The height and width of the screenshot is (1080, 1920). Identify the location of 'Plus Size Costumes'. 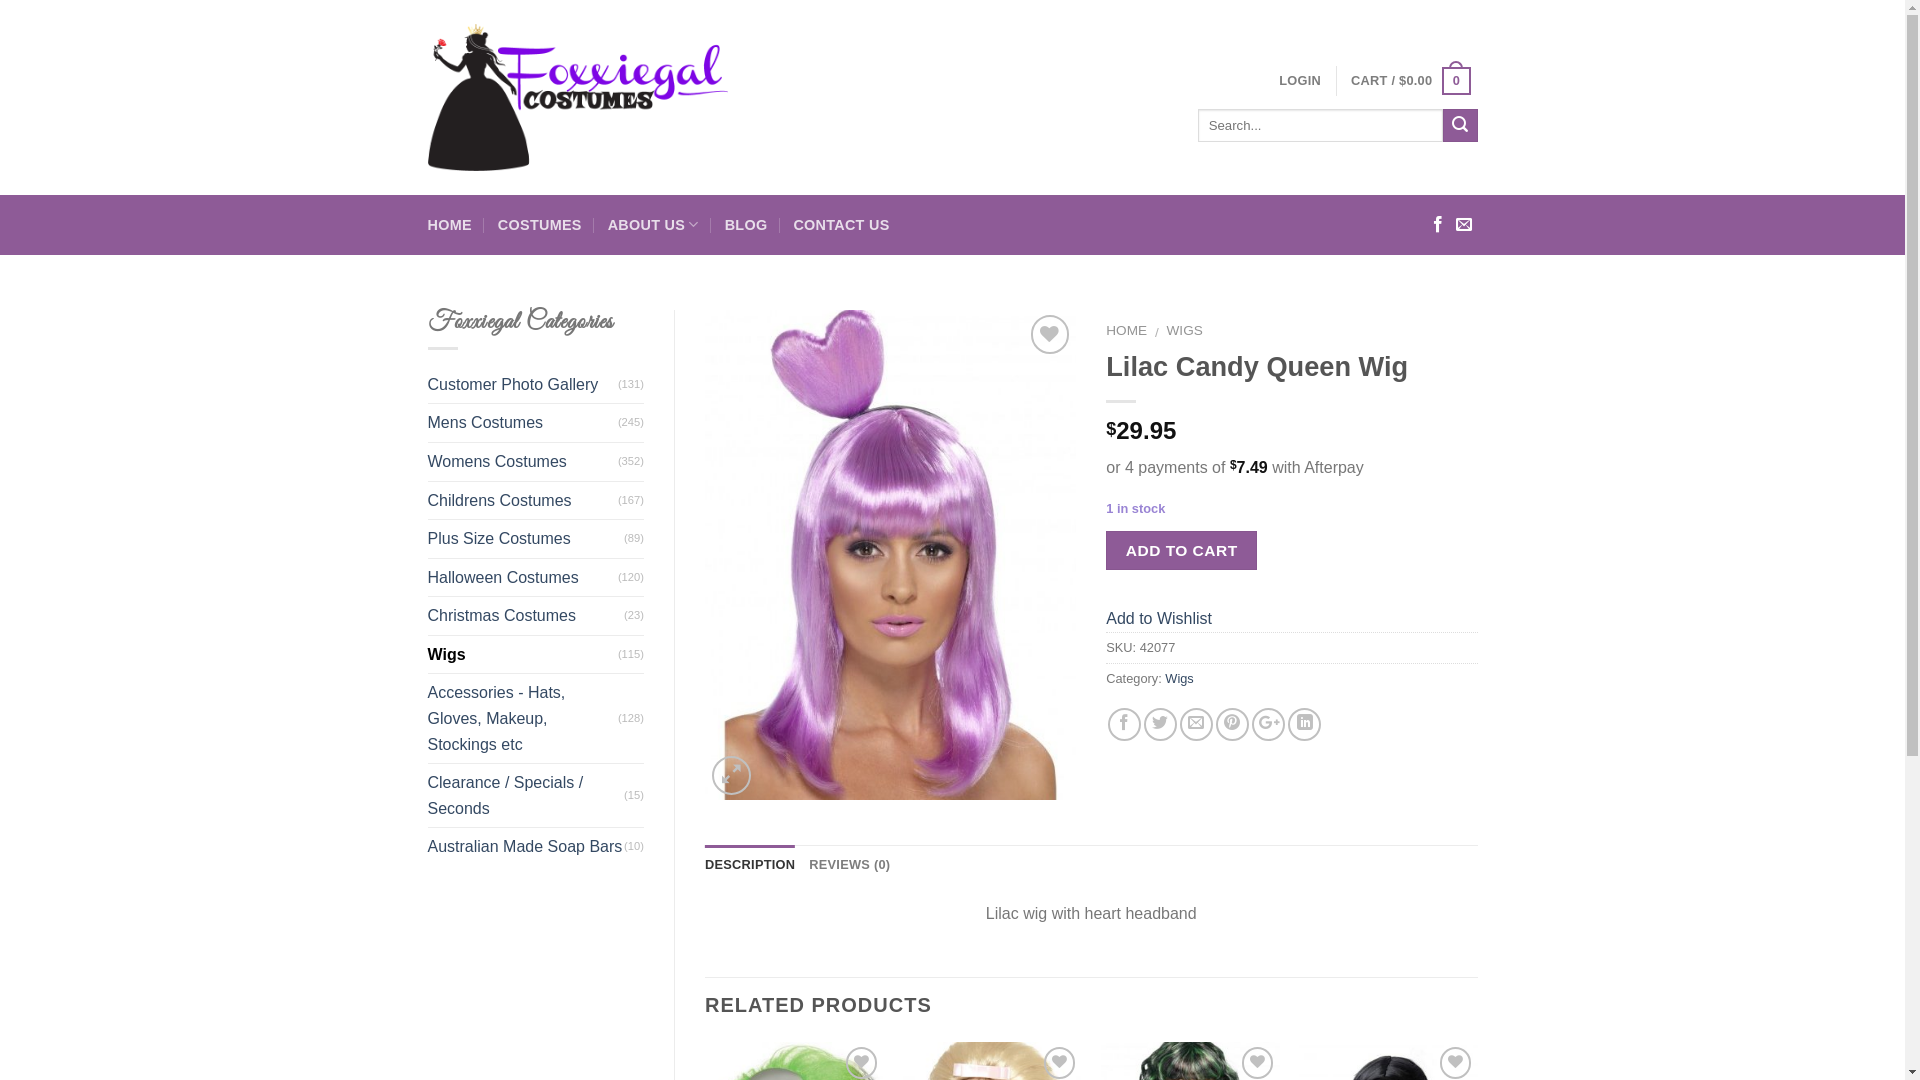
(526, 538).